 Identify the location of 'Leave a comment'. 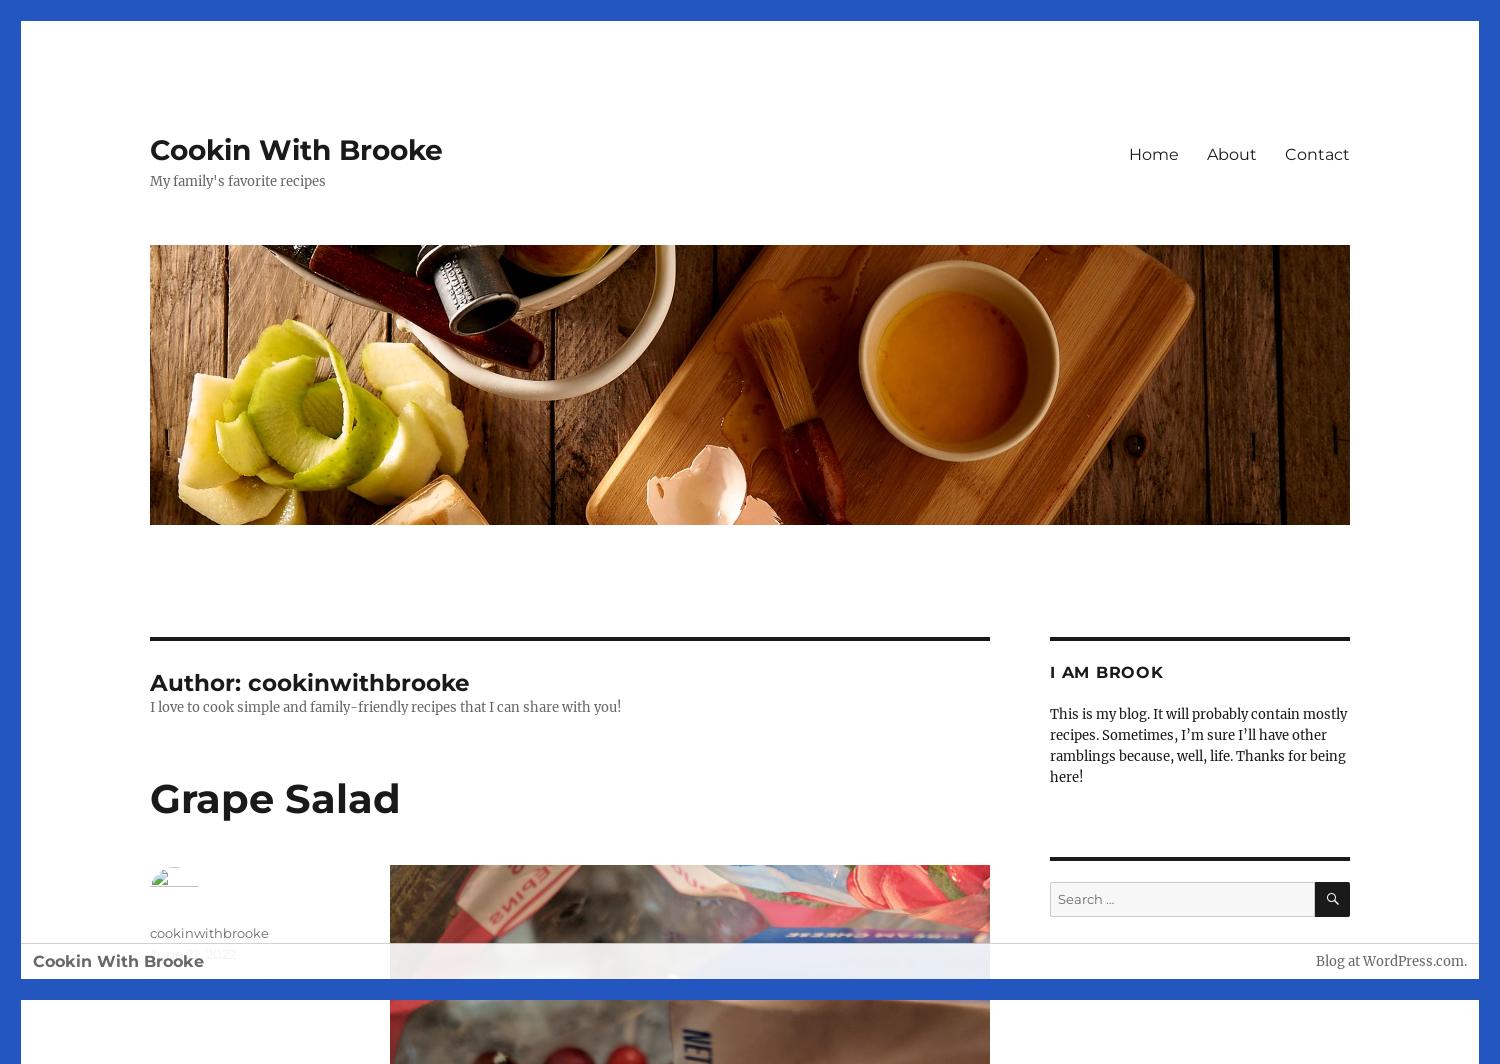
(150, 981).